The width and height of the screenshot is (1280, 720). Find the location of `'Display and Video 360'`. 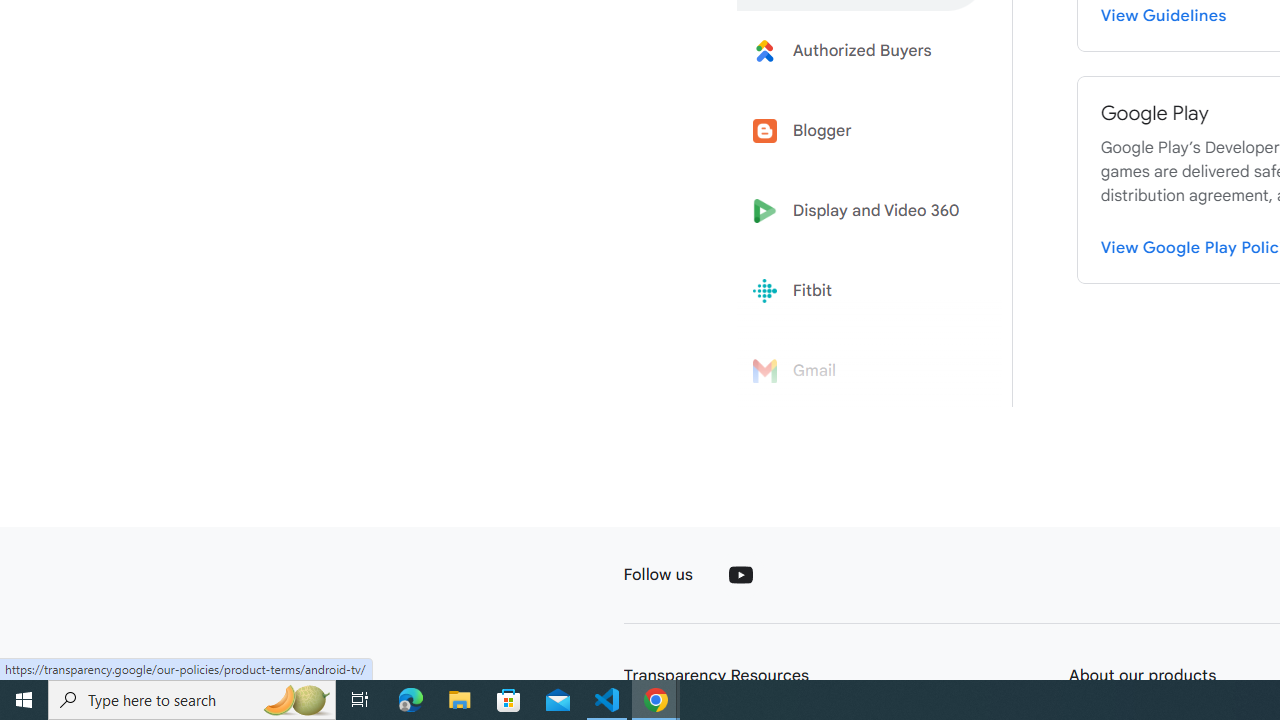

'Display and Video 360' is located at coordinates (862, 211).